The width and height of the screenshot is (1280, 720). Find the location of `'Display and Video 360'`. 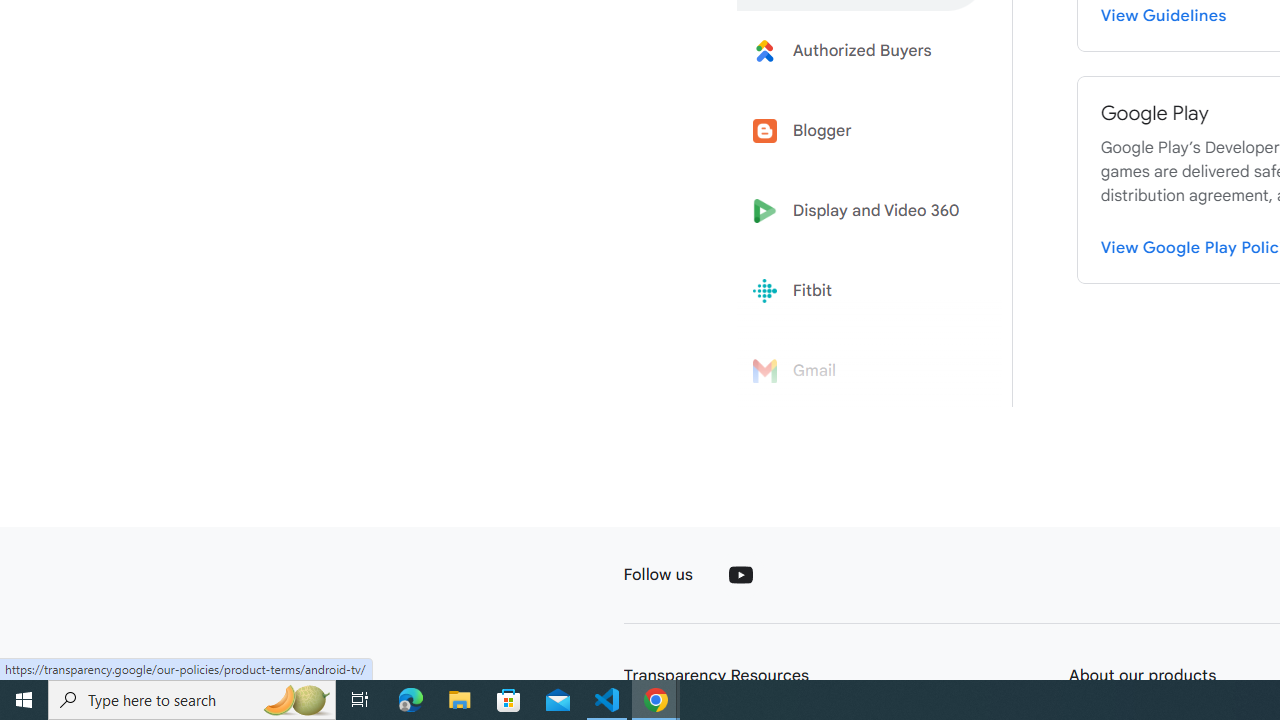

'Display and Video 360' is located at coordinates (862, 211).